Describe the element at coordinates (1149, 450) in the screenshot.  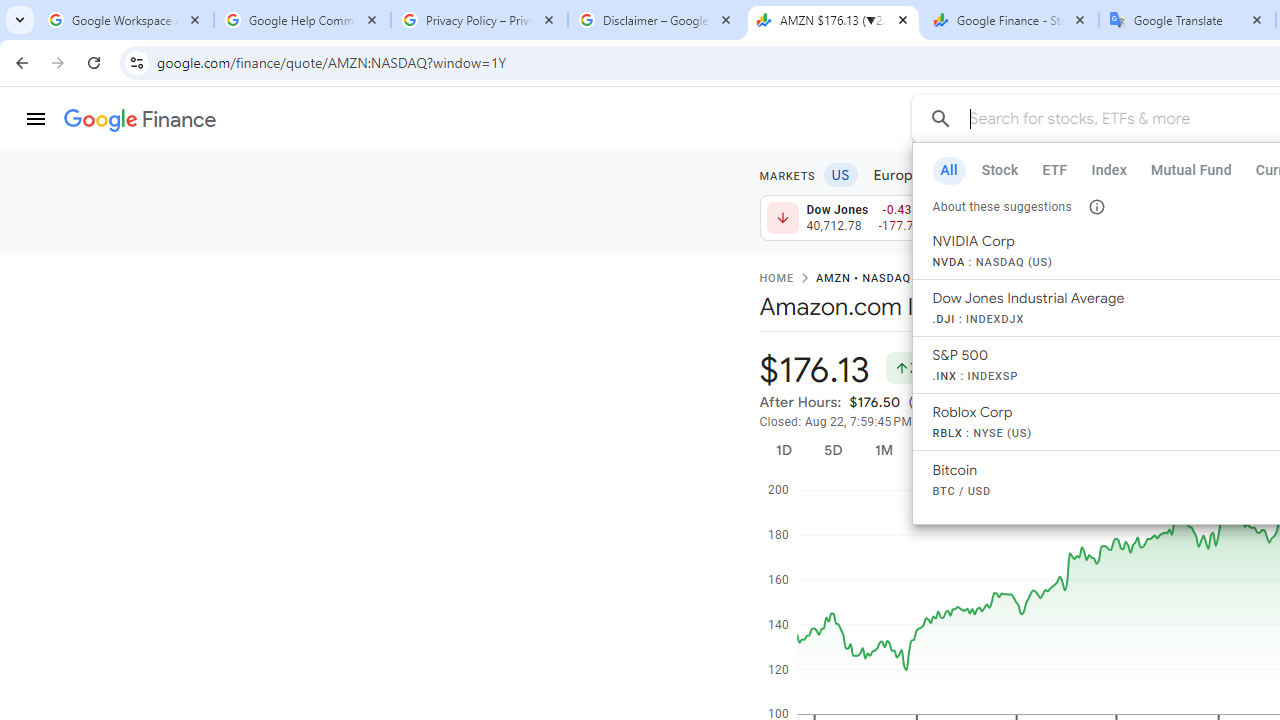
I see `'MAX'` at that location.